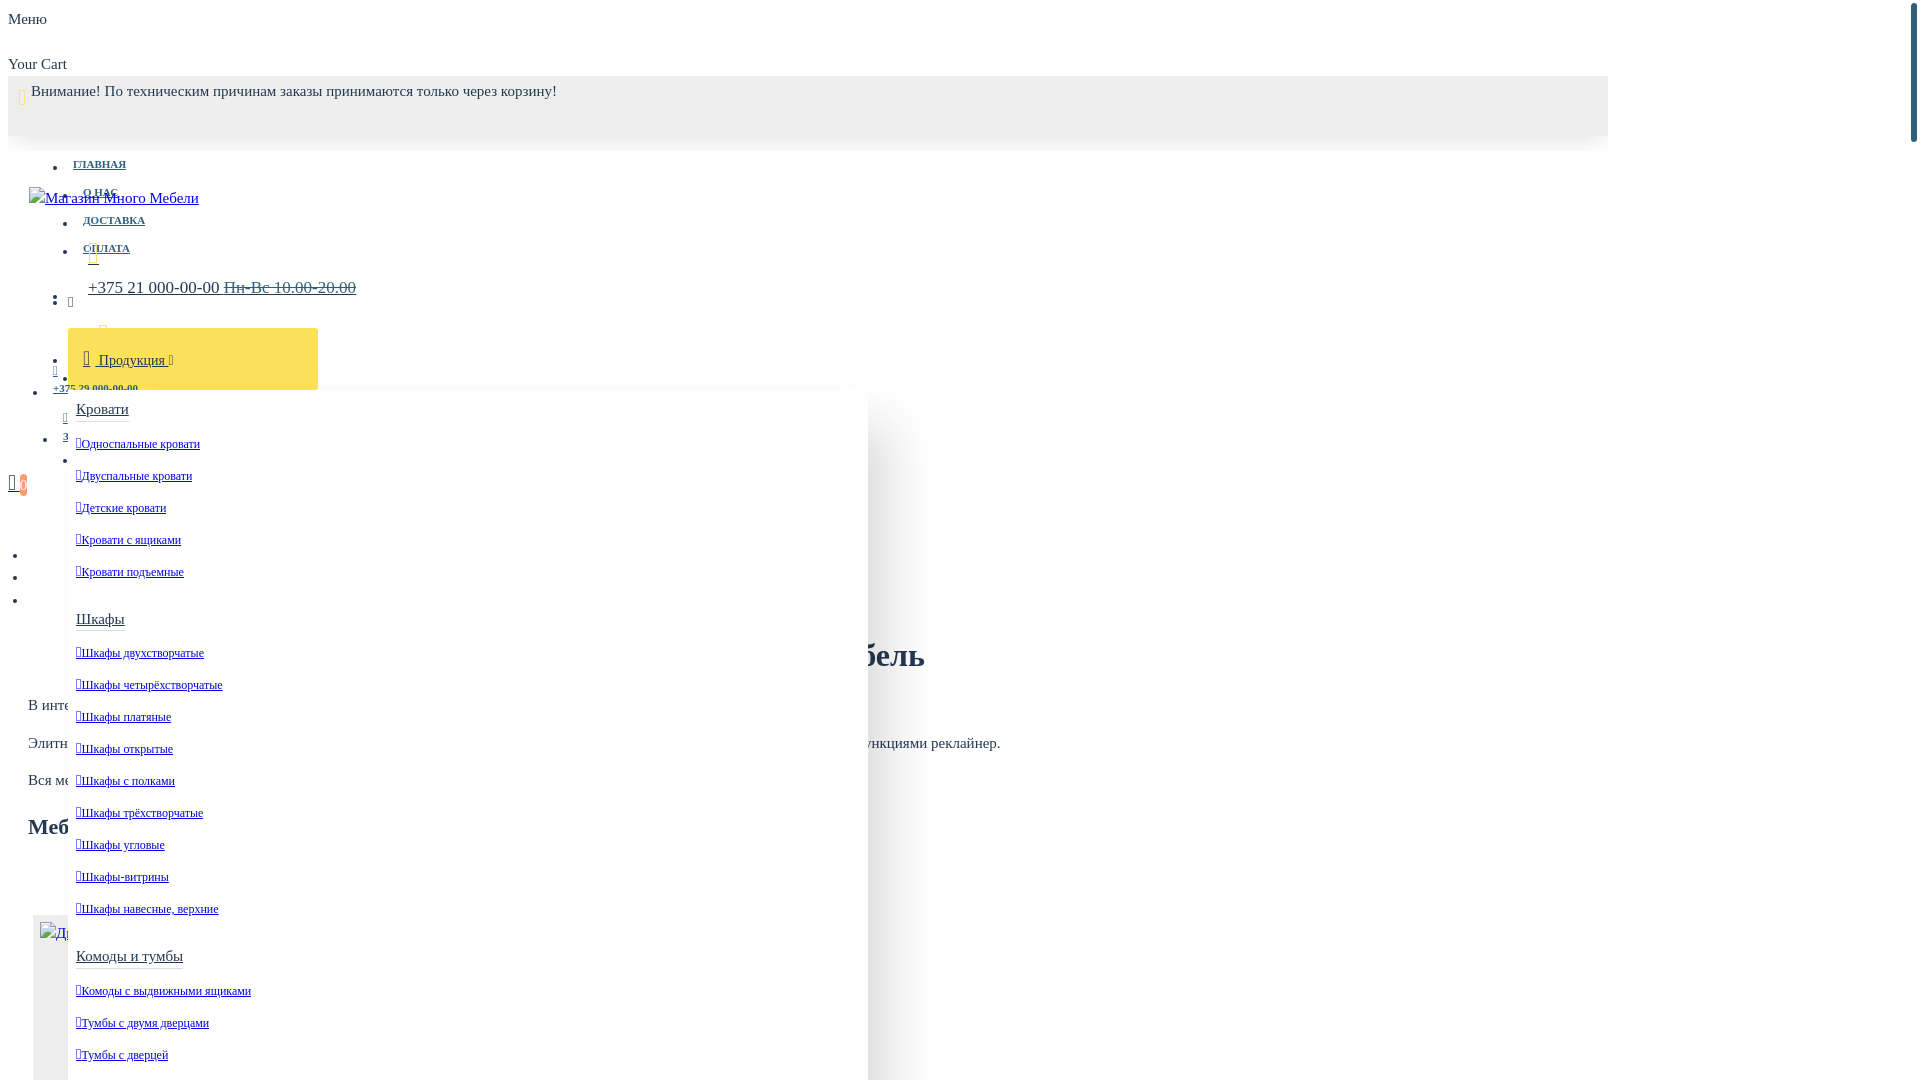 This screenshot has width=1920, height=1080. I want to click on '+375 29 000-00-00', so click(94, 378).